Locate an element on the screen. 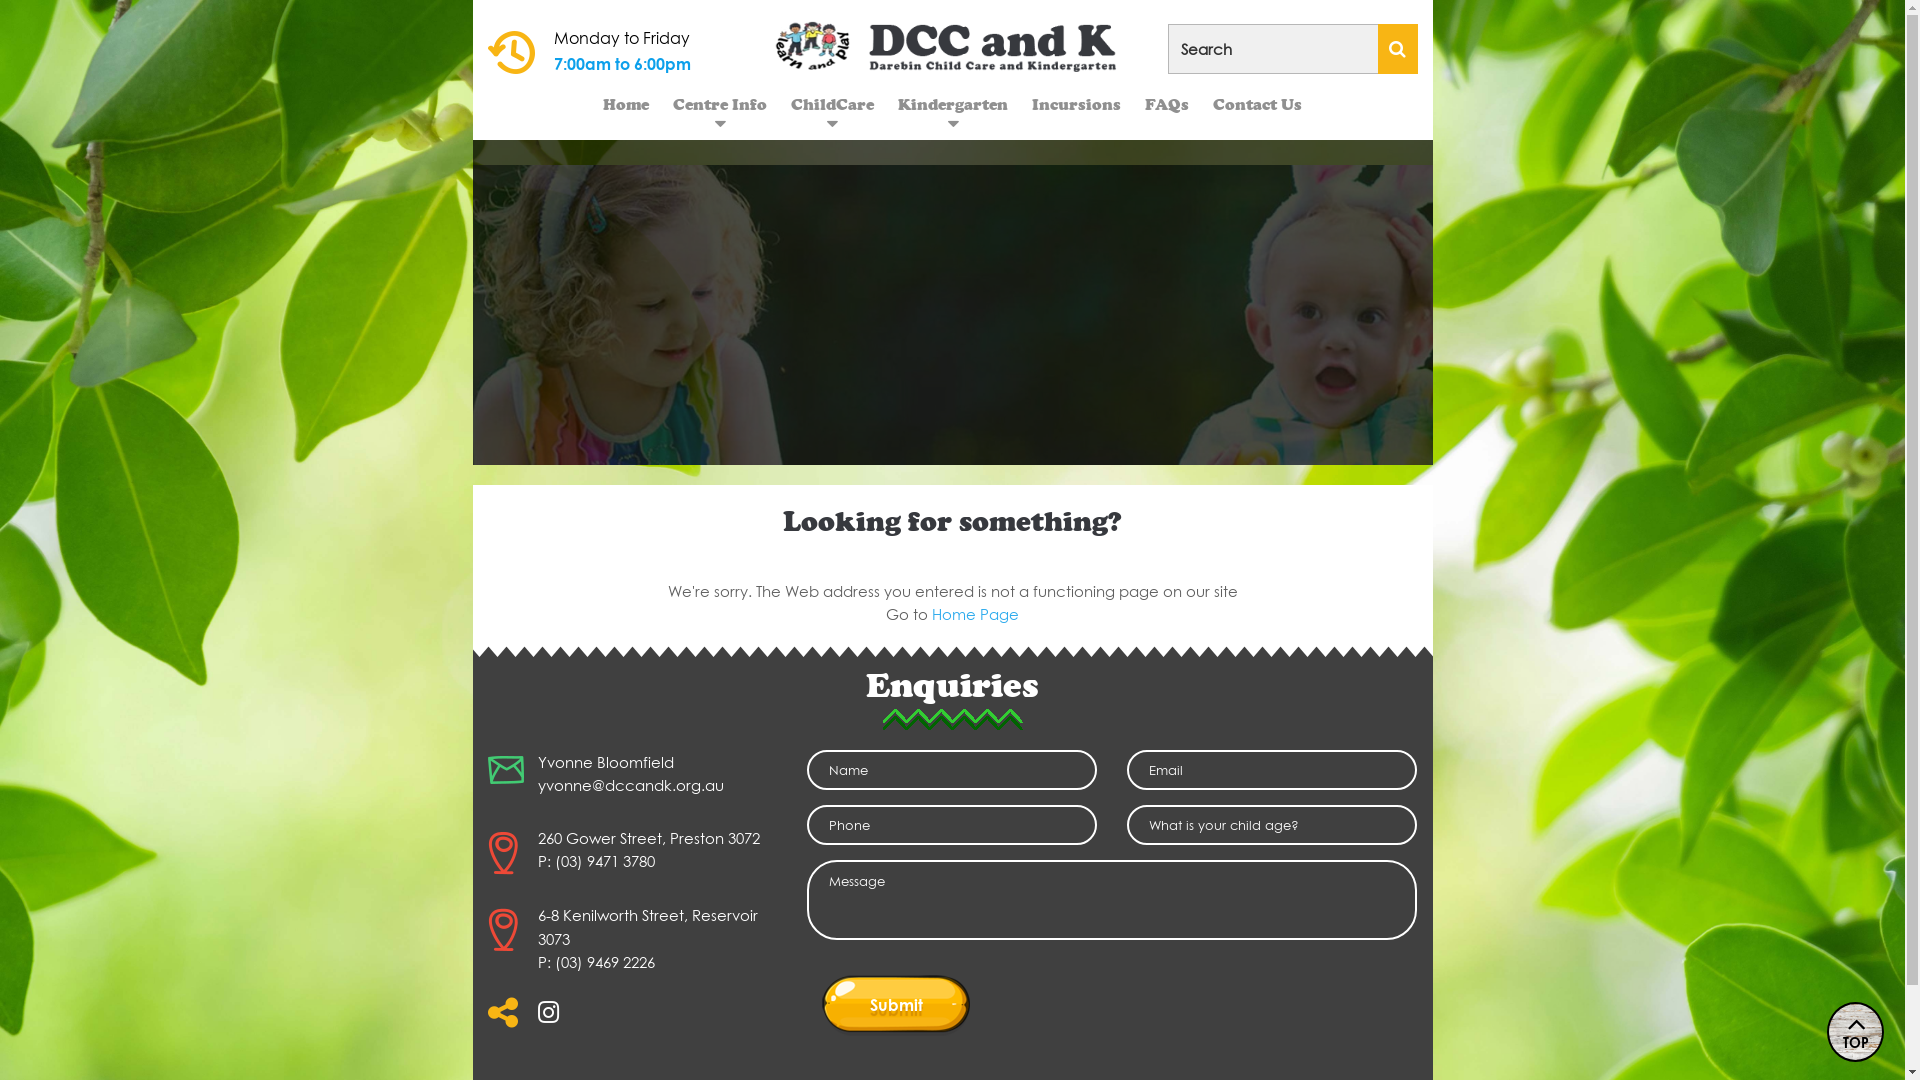  'yvonne@dccandk.org.au' is located at coordinates (629, 784).